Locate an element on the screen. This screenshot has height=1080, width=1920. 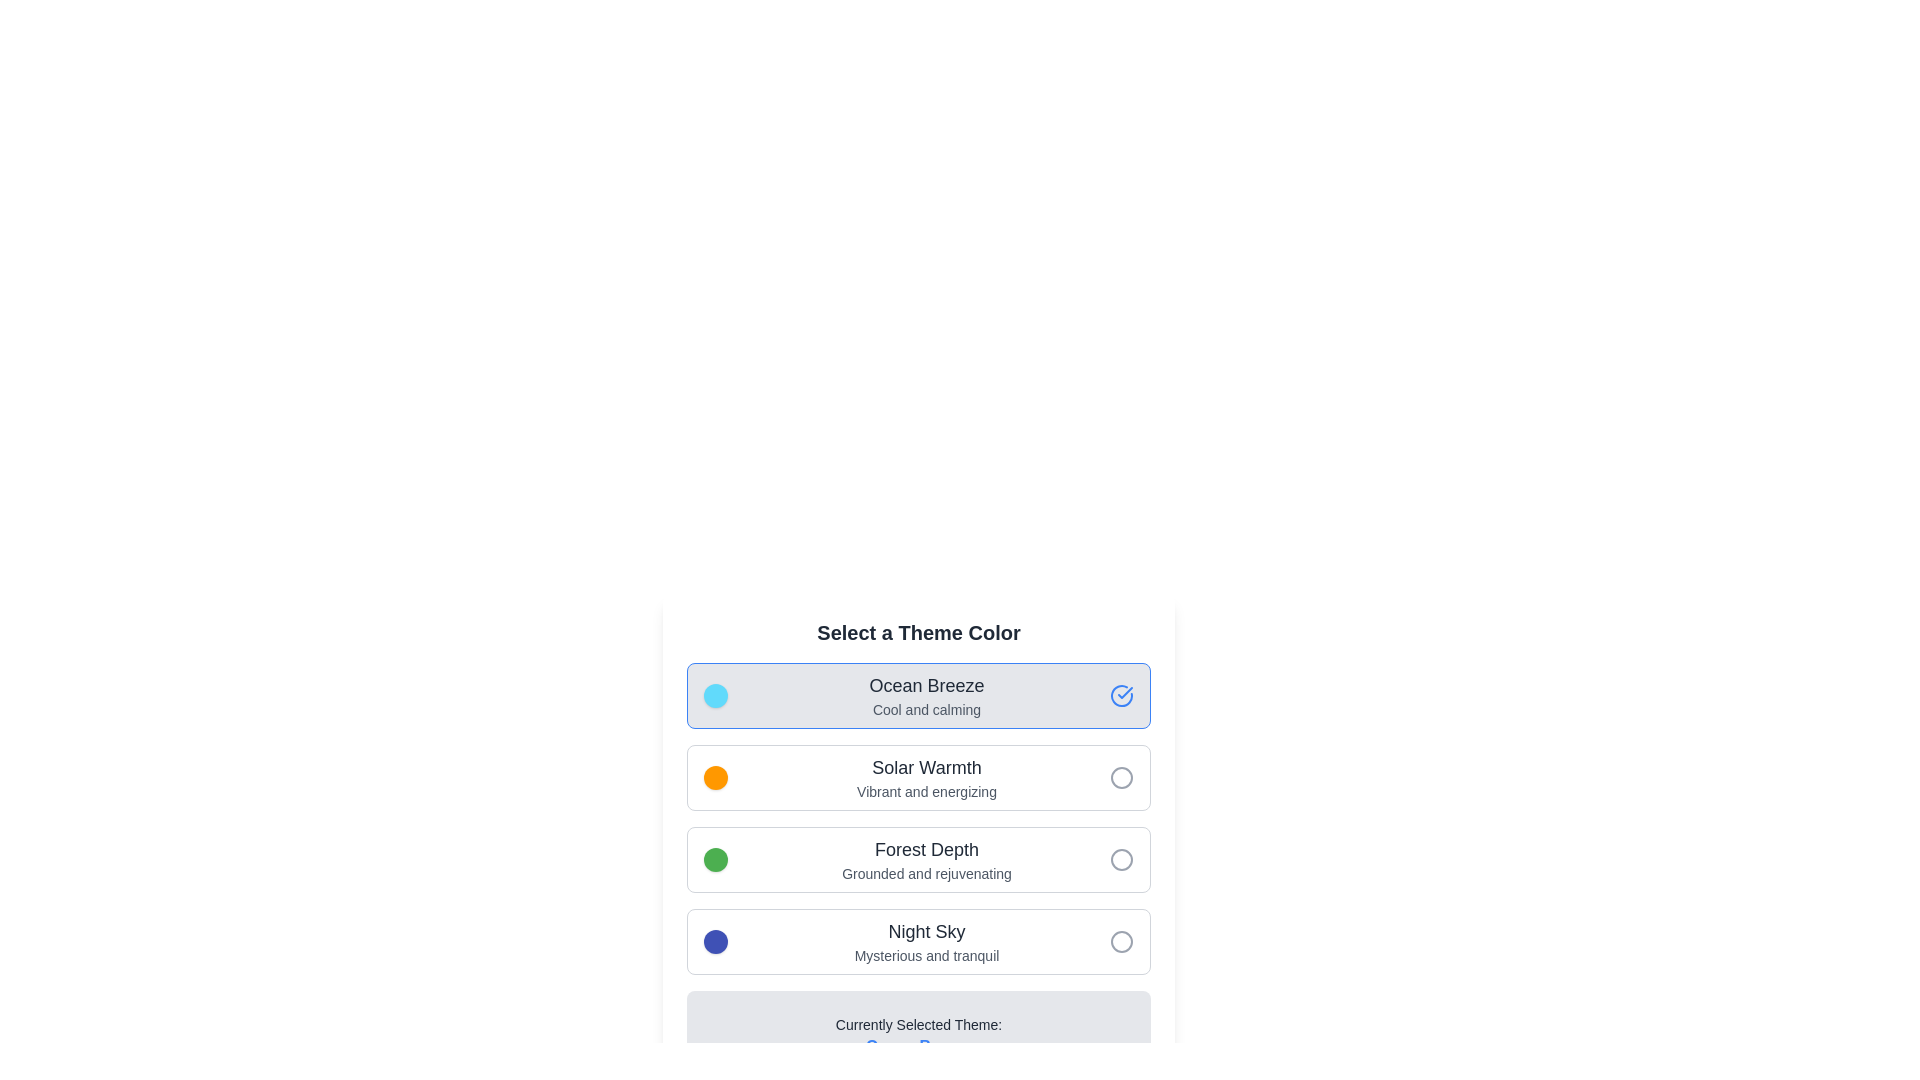
the color representation of the circular color indicator with an orange background located in the 'Solar Warmth' theme color selection menu is located at coordinates (715, 777).